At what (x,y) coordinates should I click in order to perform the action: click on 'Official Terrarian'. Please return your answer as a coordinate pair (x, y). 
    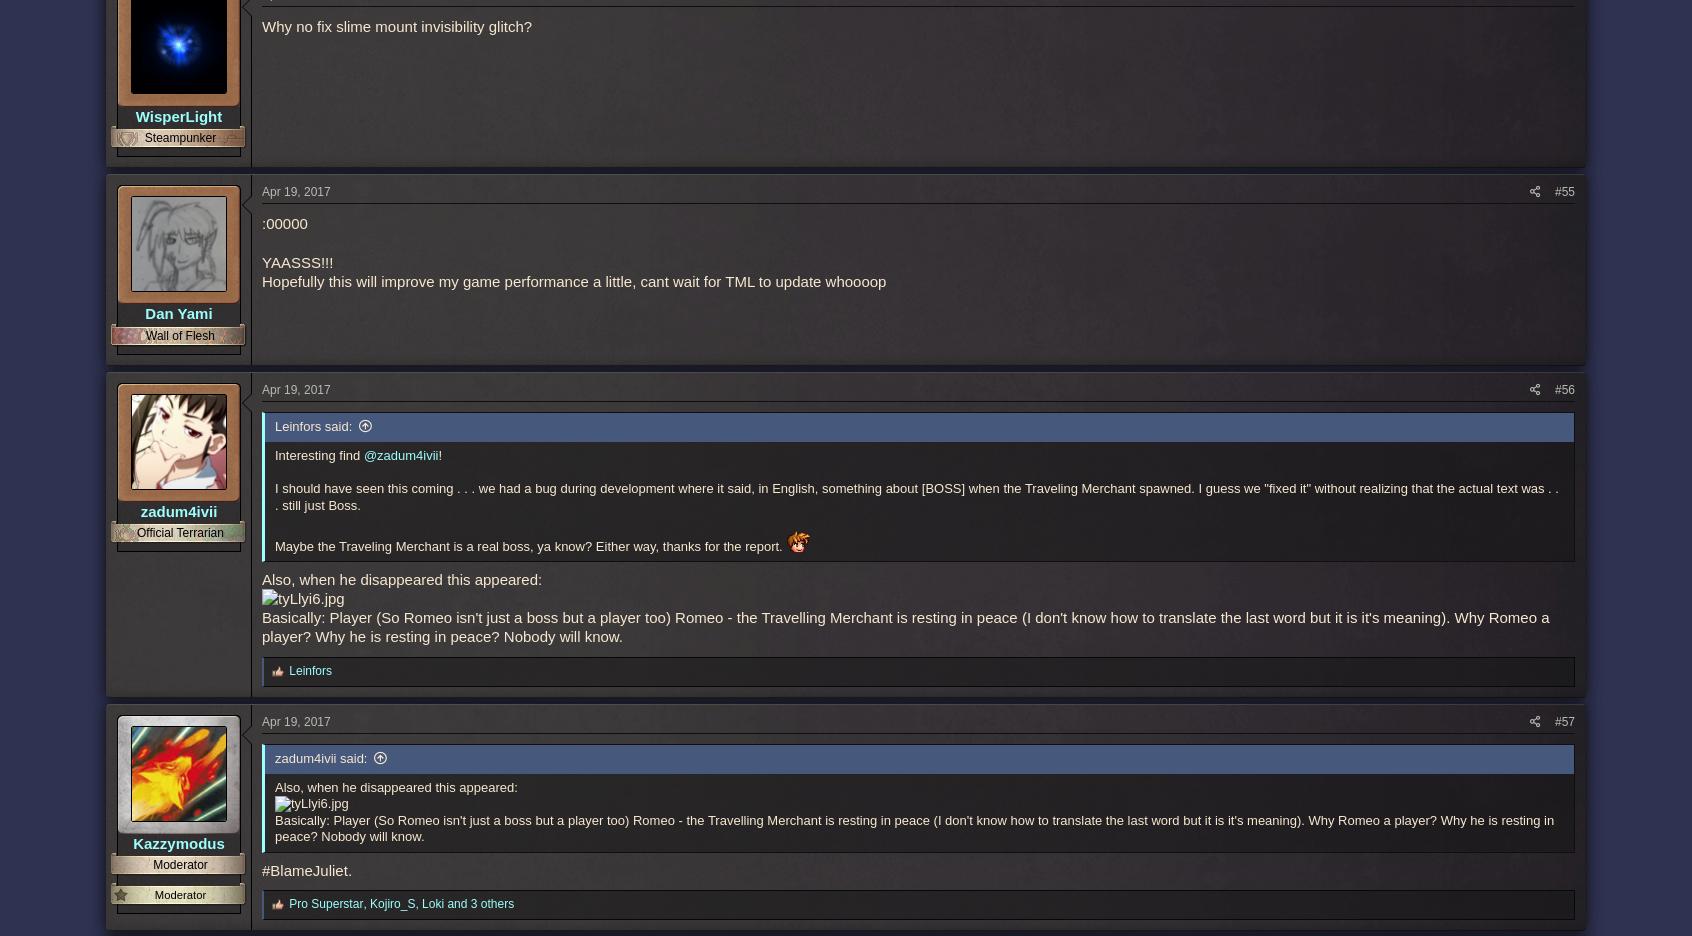
    Looking at the image, I should click on (137, 532).